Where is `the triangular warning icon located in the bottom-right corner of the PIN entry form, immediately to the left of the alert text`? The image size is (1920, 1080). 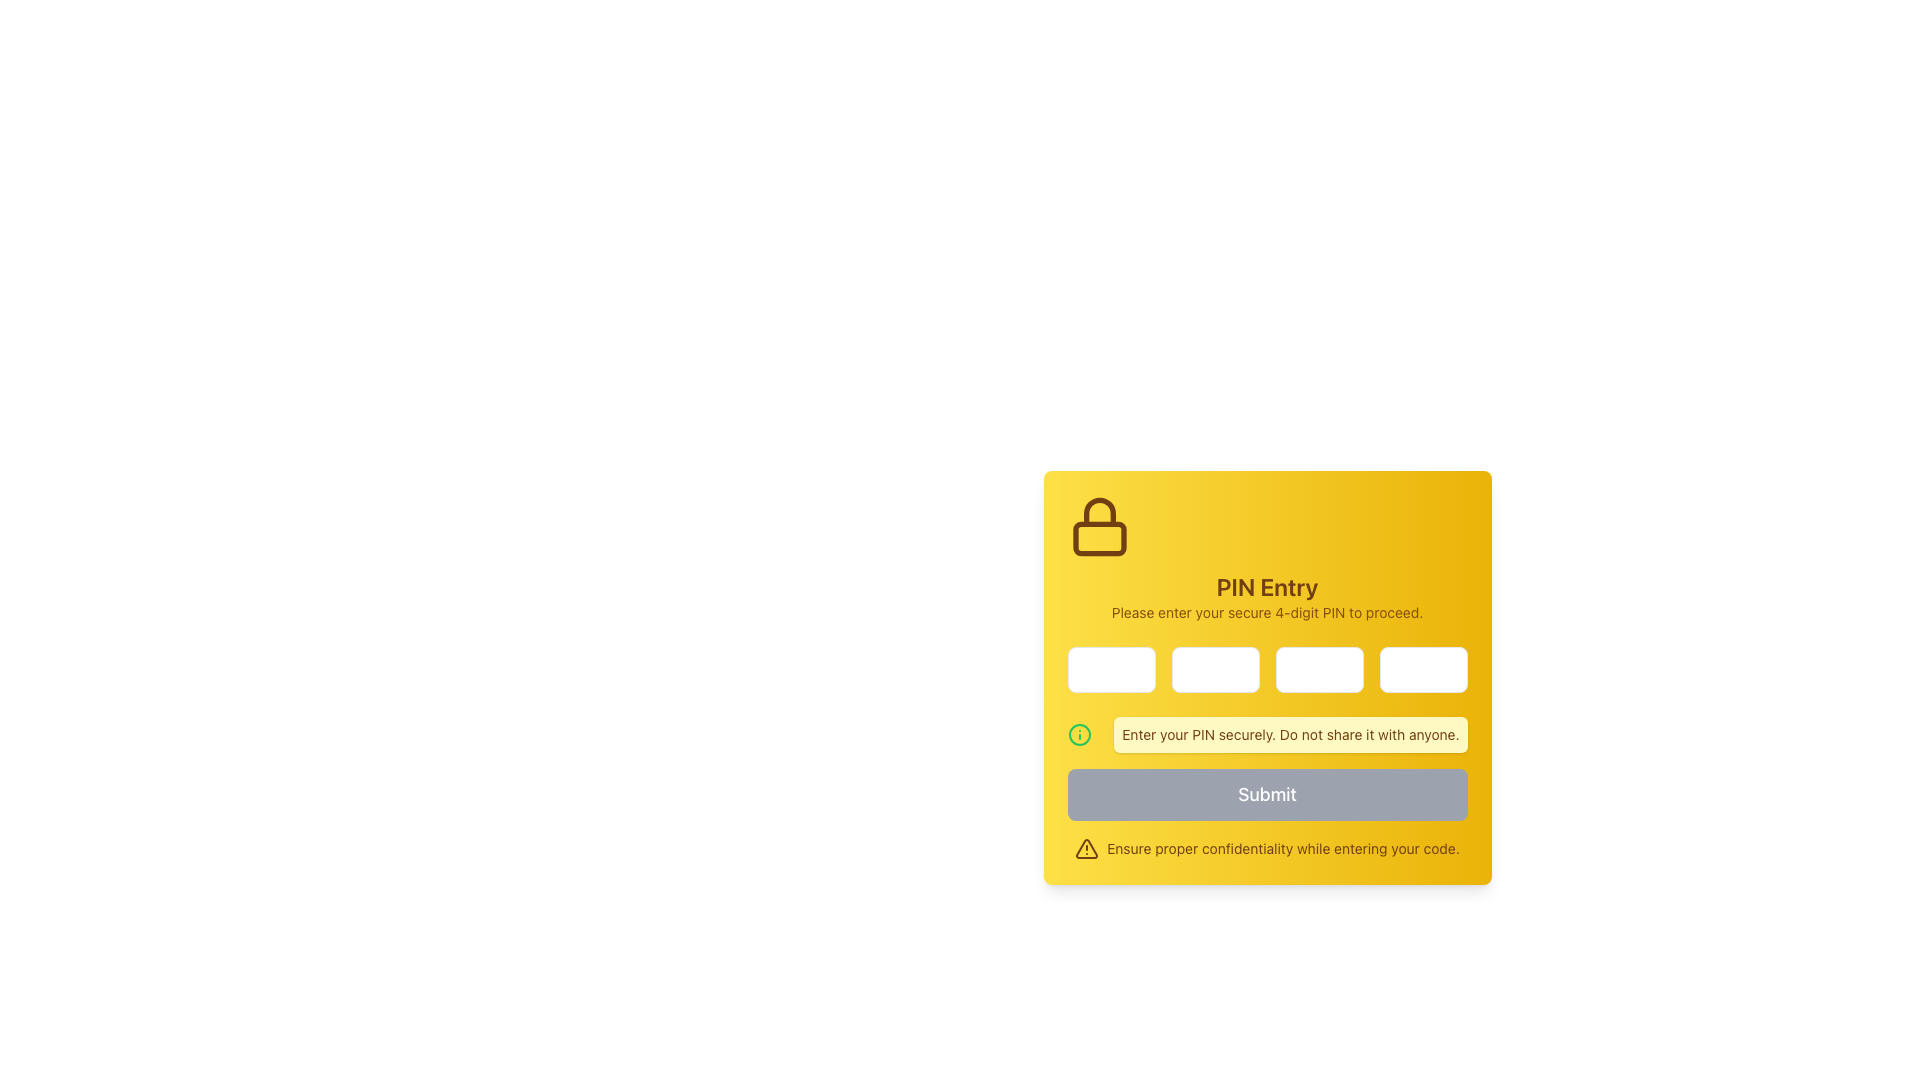 the triangular warning icon located in the bottom-right corner of the PIN entry form, immediately to the left of the alert text is located at coordinates (1086, 848).